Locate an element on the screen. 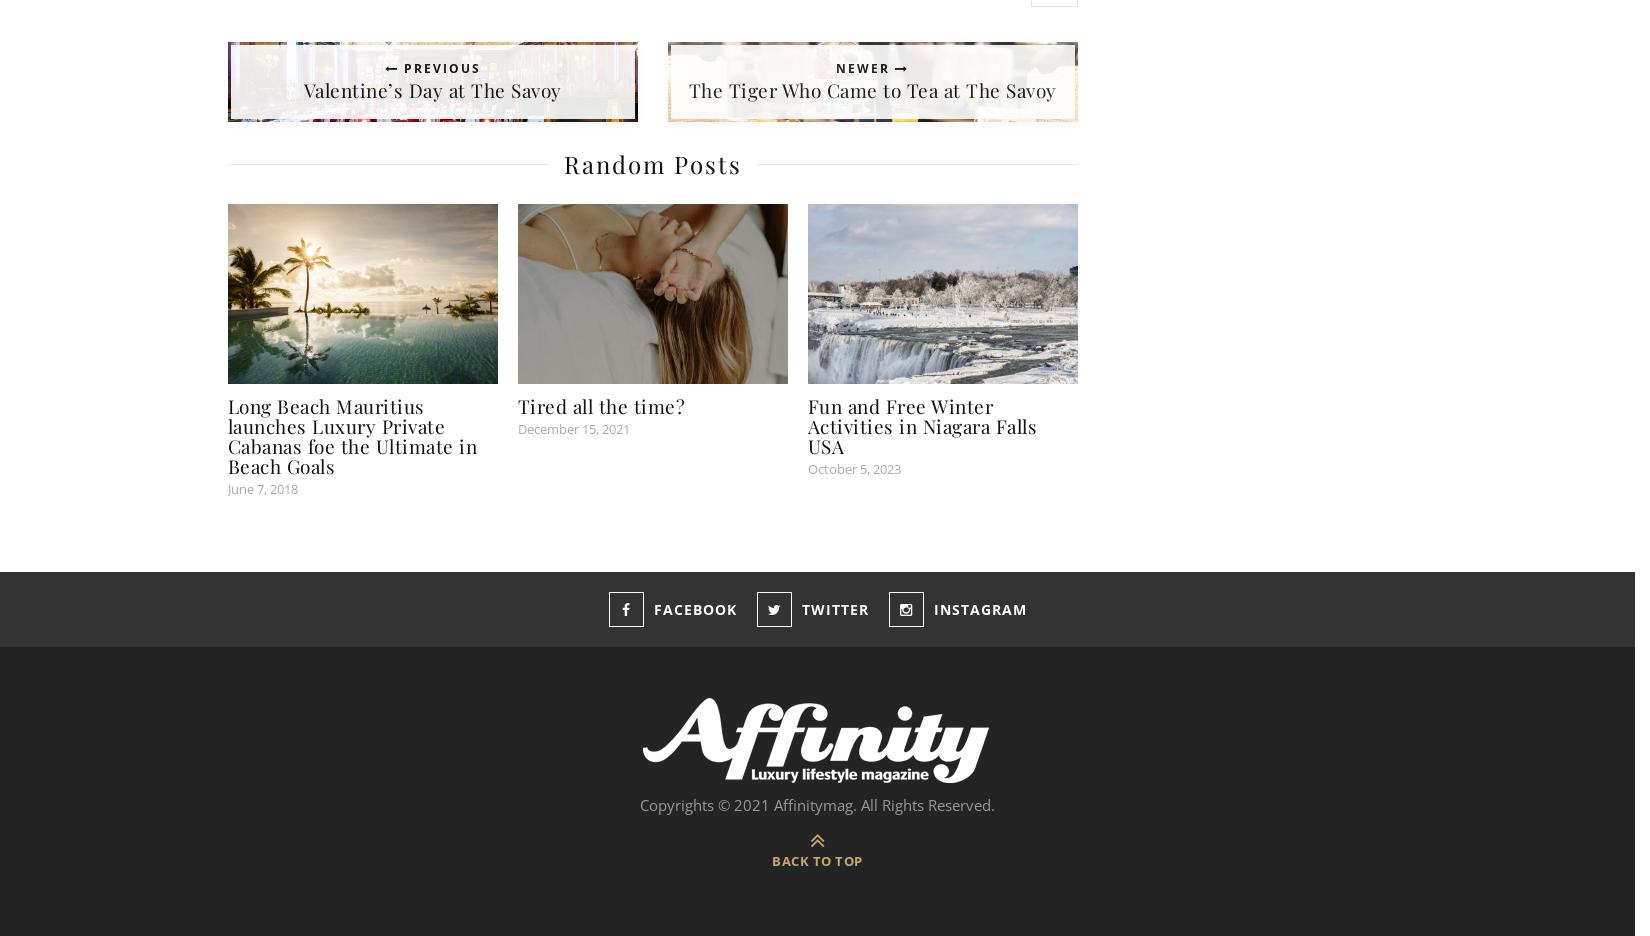  'October 5, 2023' is located at coordinates (853, 468).